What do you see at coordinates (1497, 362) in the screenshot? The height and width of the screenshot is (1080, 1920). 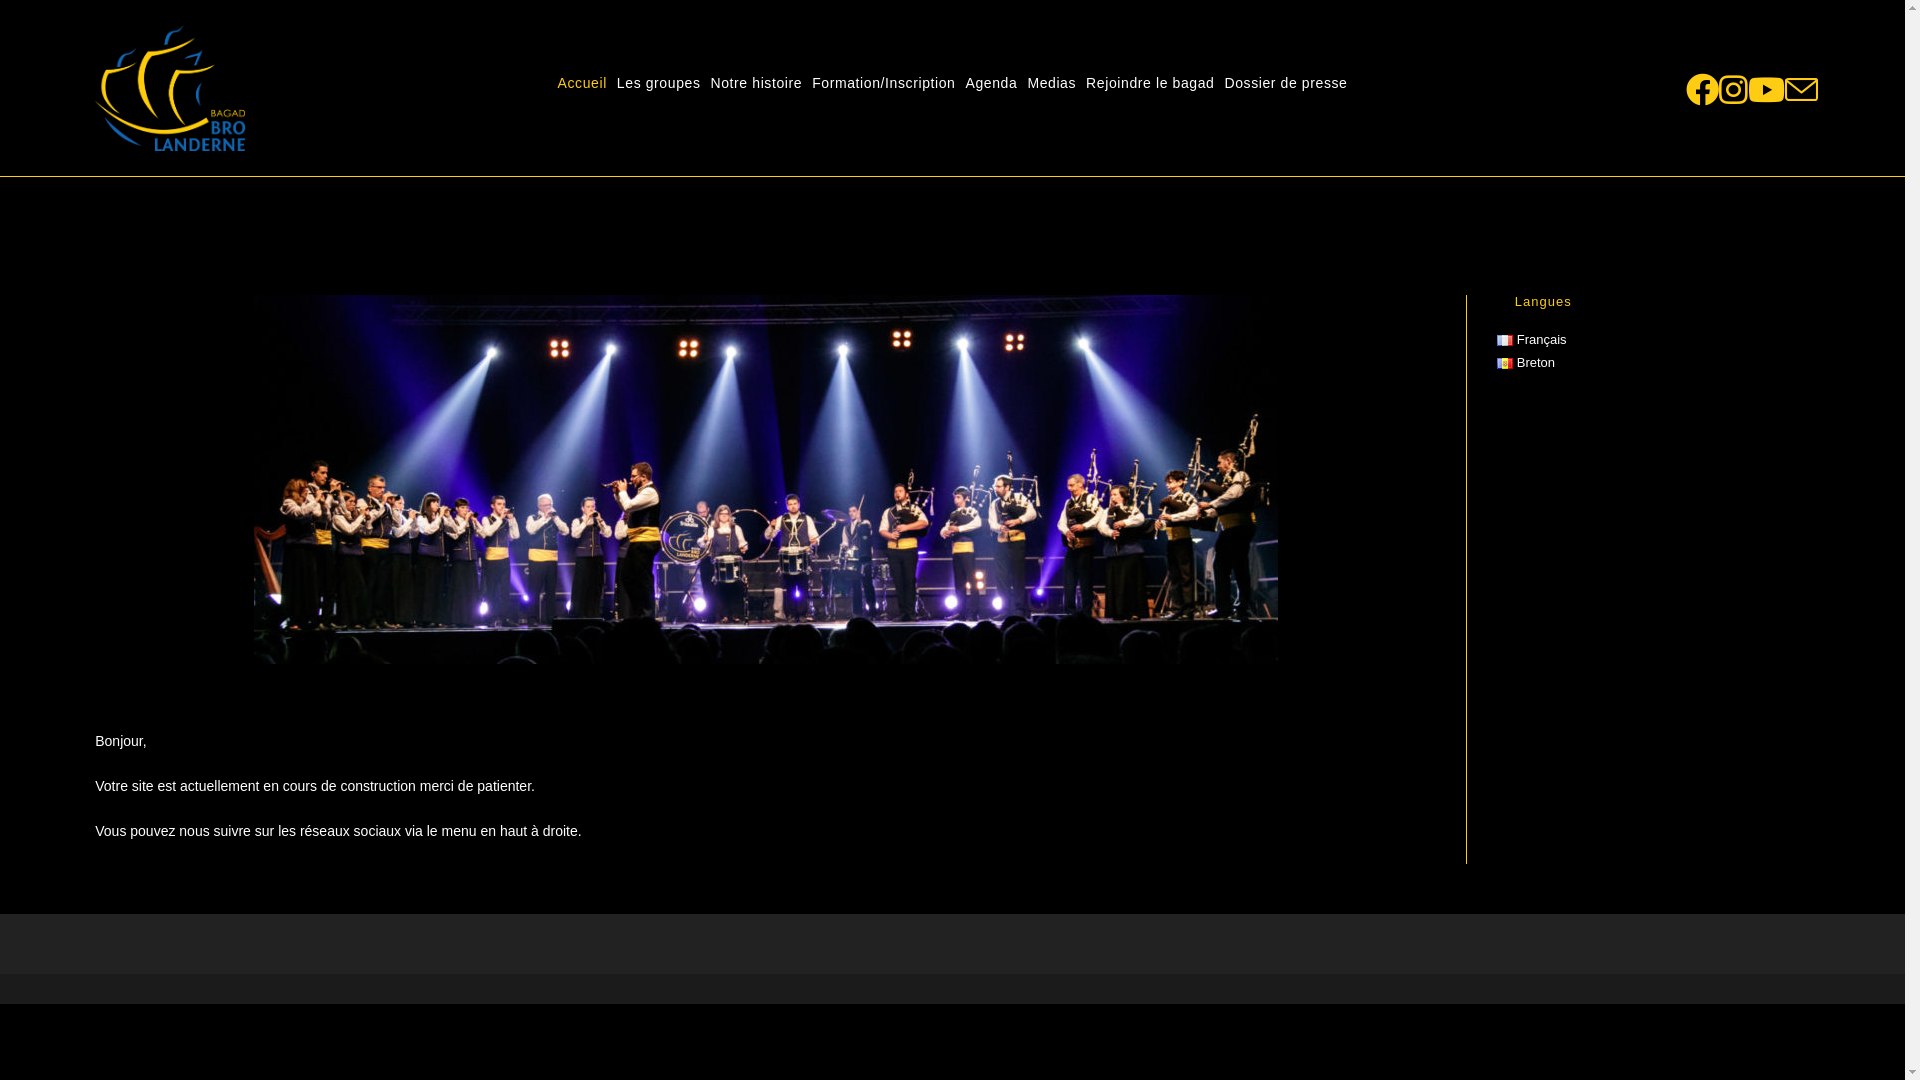 I see `'Breton'` at bounding box center [1497, 362].